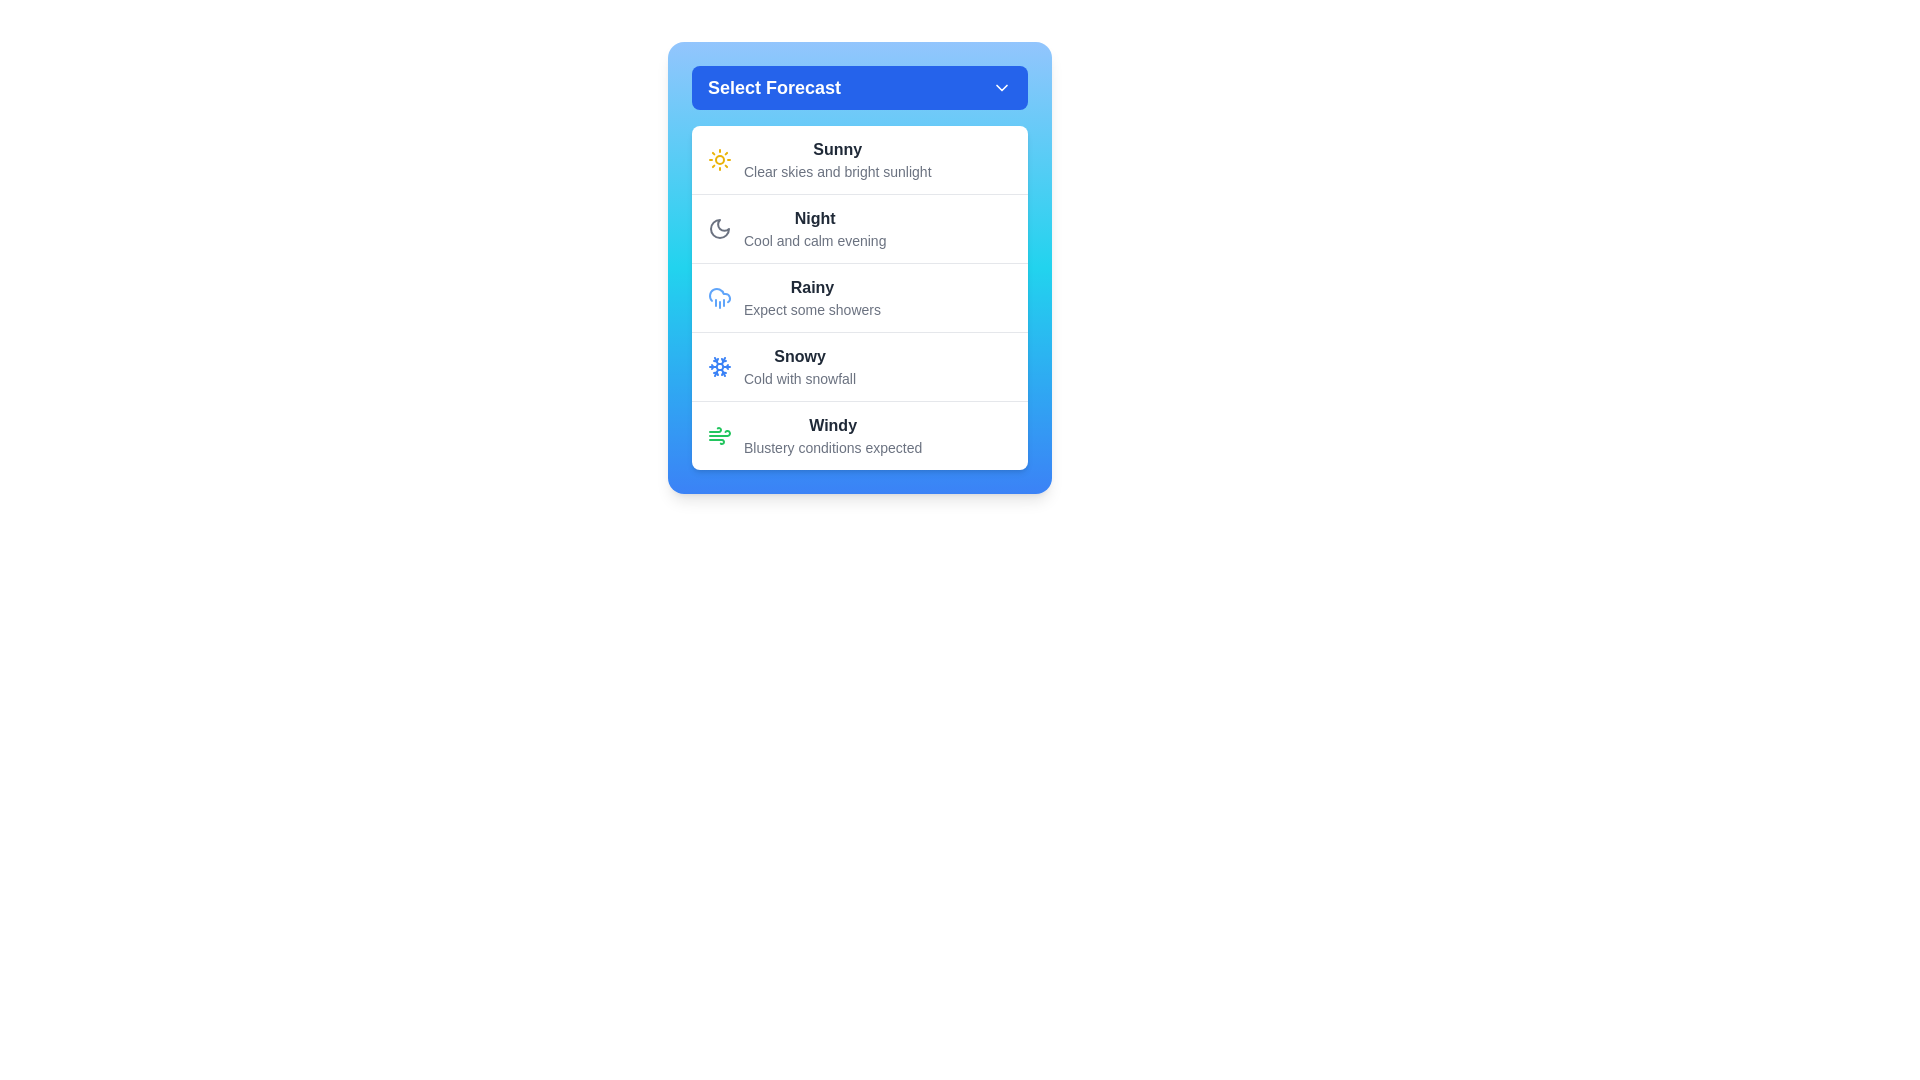  I want to click on the 'Rainy' weather icon located to the left of the text 'Rainy Expect some showers' in the weather selection menu for related interactions, so click(720, 297).